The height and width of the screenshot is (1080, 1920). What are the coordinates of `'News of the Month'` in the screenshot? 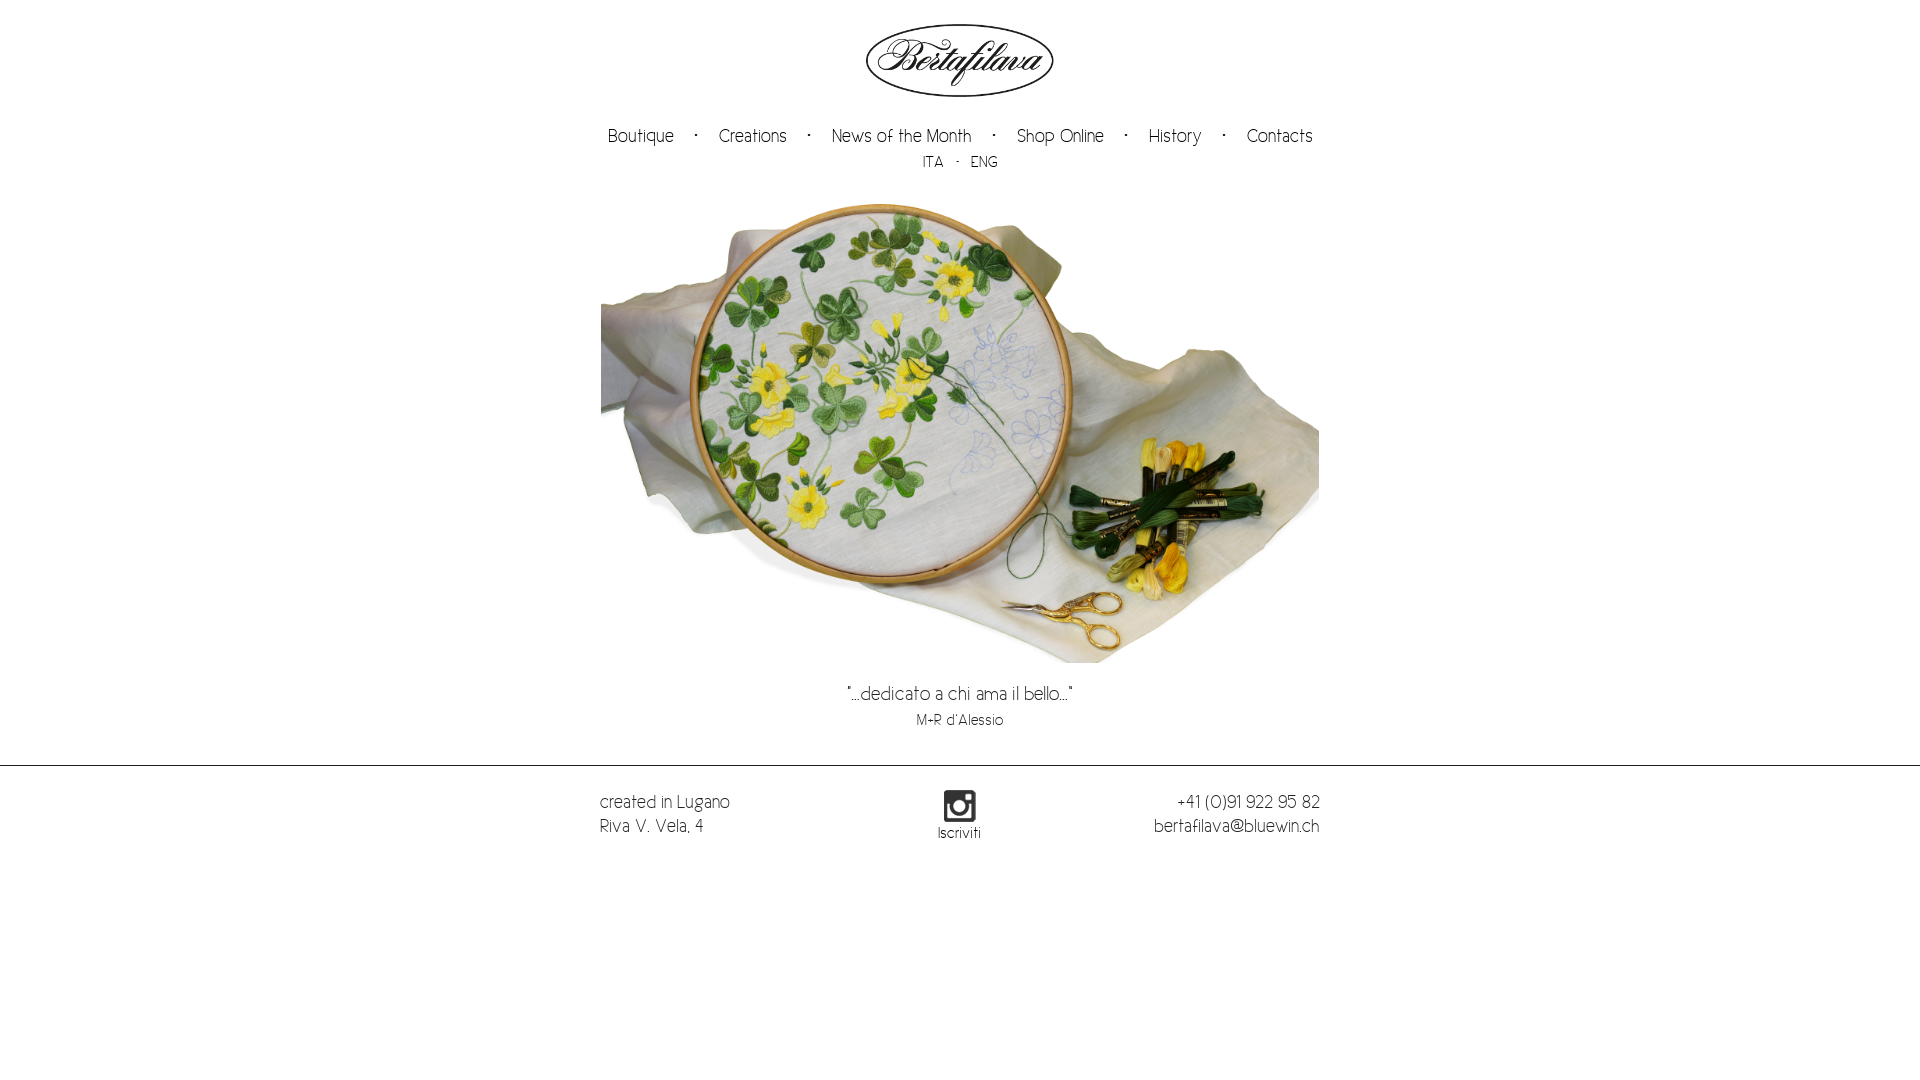 It's located at (901, 135).